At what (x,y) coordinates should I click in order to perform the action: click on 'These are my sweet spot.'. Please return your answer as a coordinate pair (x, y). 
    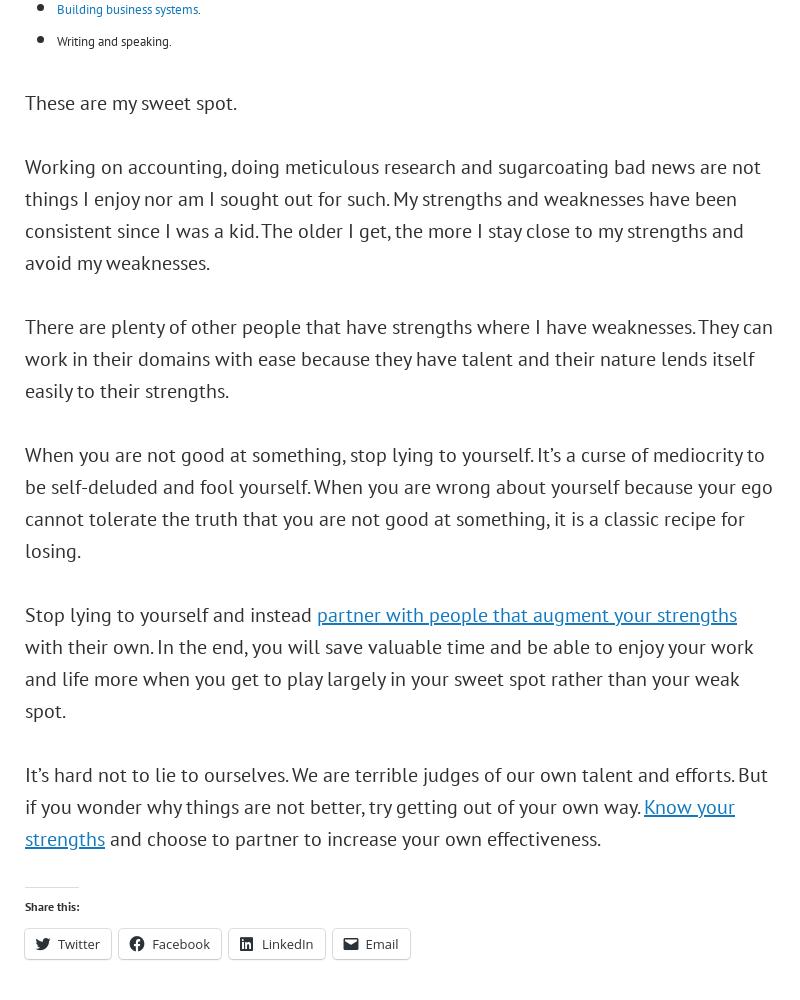
    Looking at the image, I should click on (24, 101).